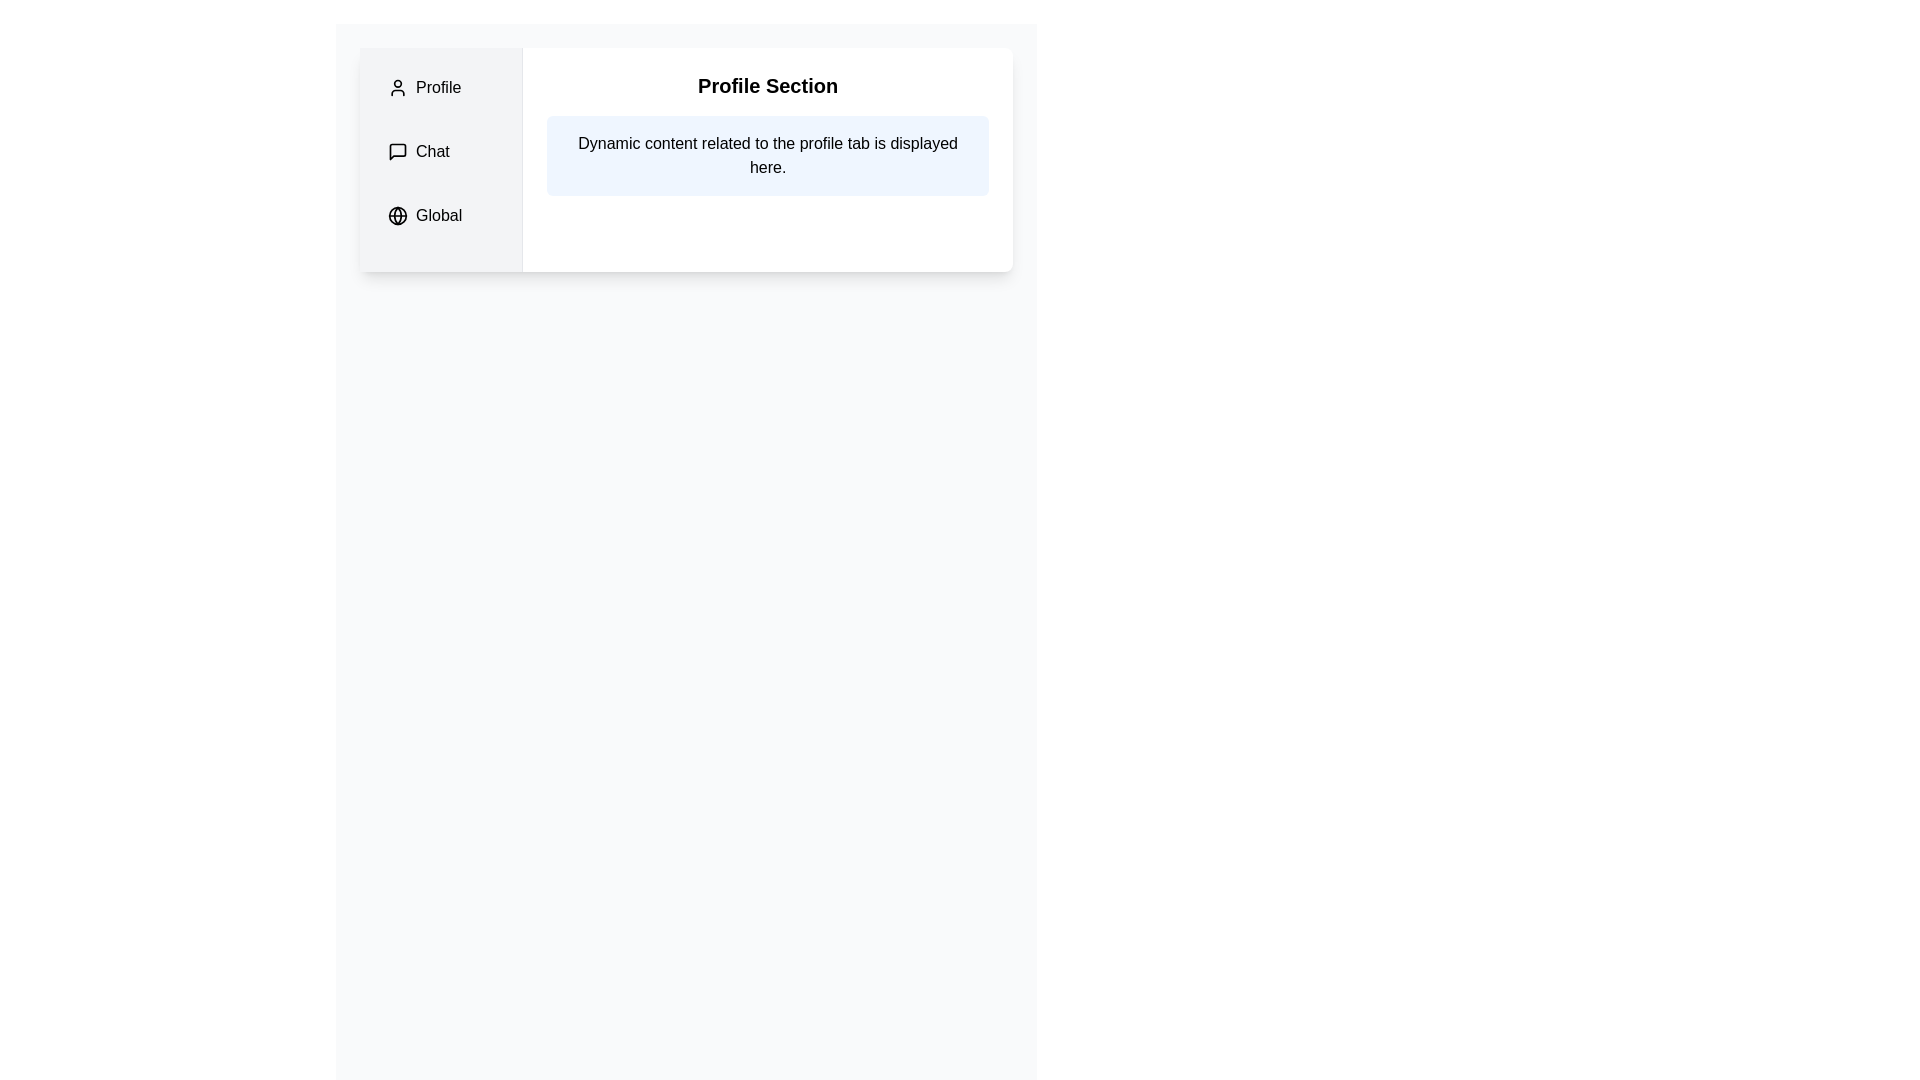 Image resolution: width=1920 pixels, height=1080 pixels. What do you see at coordinates (398, 216) in the screenshot?
I see `the circular element representing the external part of the globe icon located in the left sidebar, positioned between 'Chat' and 'Profile'` at bounding box center [398, 216].